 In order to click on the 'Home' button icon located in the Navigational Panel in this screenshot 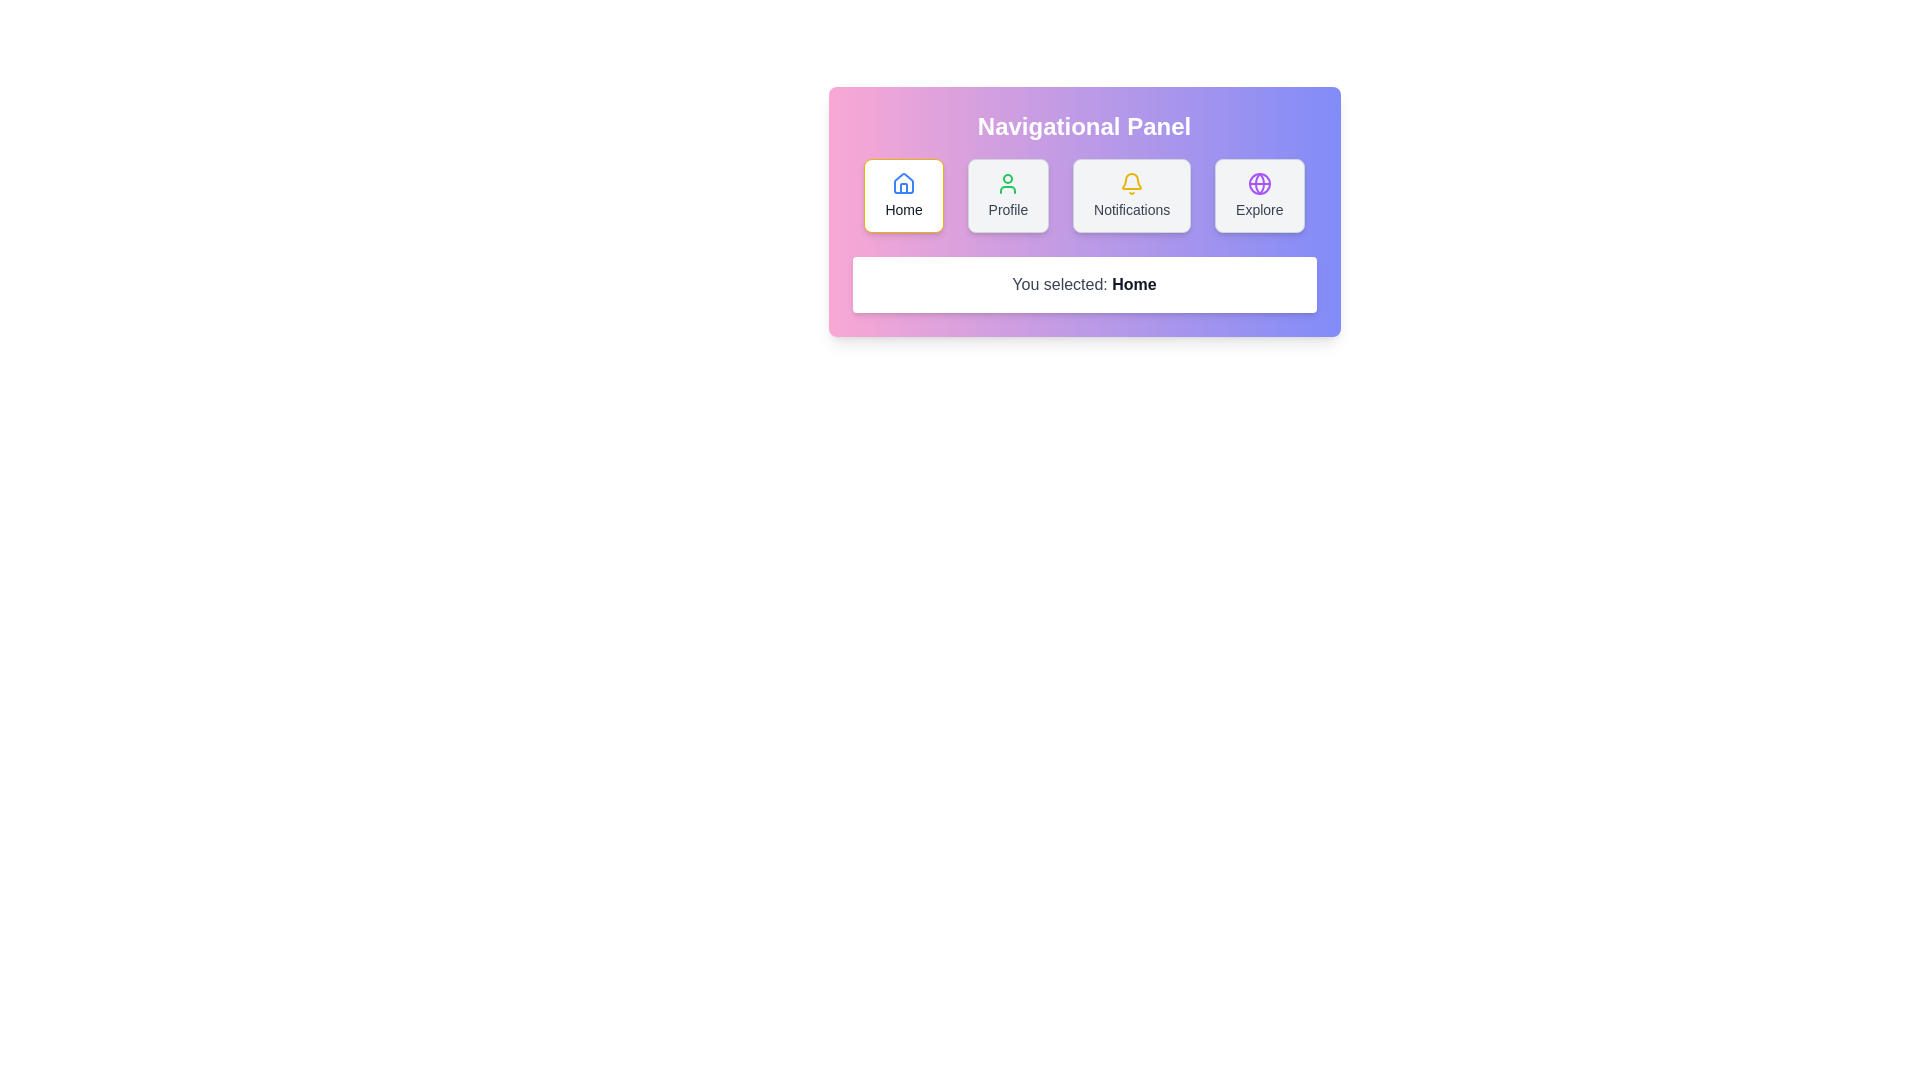, I will do `click(902, 182)`.